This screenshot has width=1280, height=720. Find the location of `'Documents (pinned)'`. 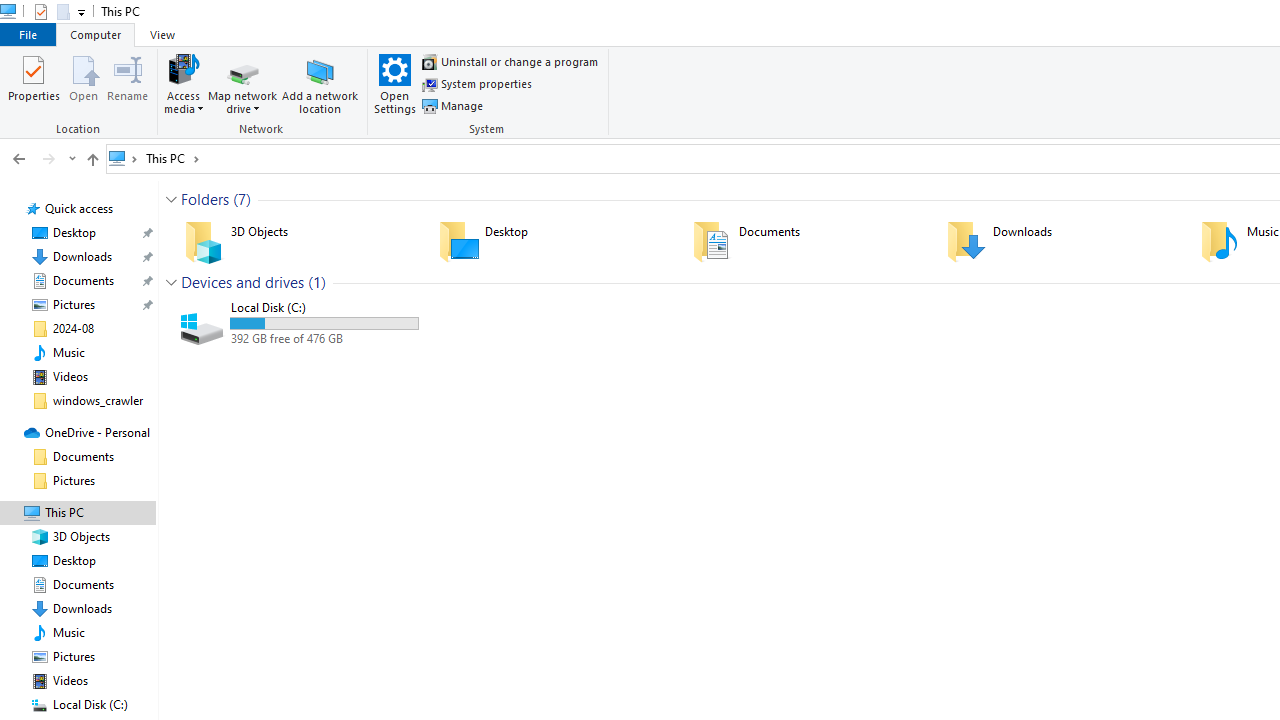

'Documents (pinned)' is located at coordinates (82, 281).